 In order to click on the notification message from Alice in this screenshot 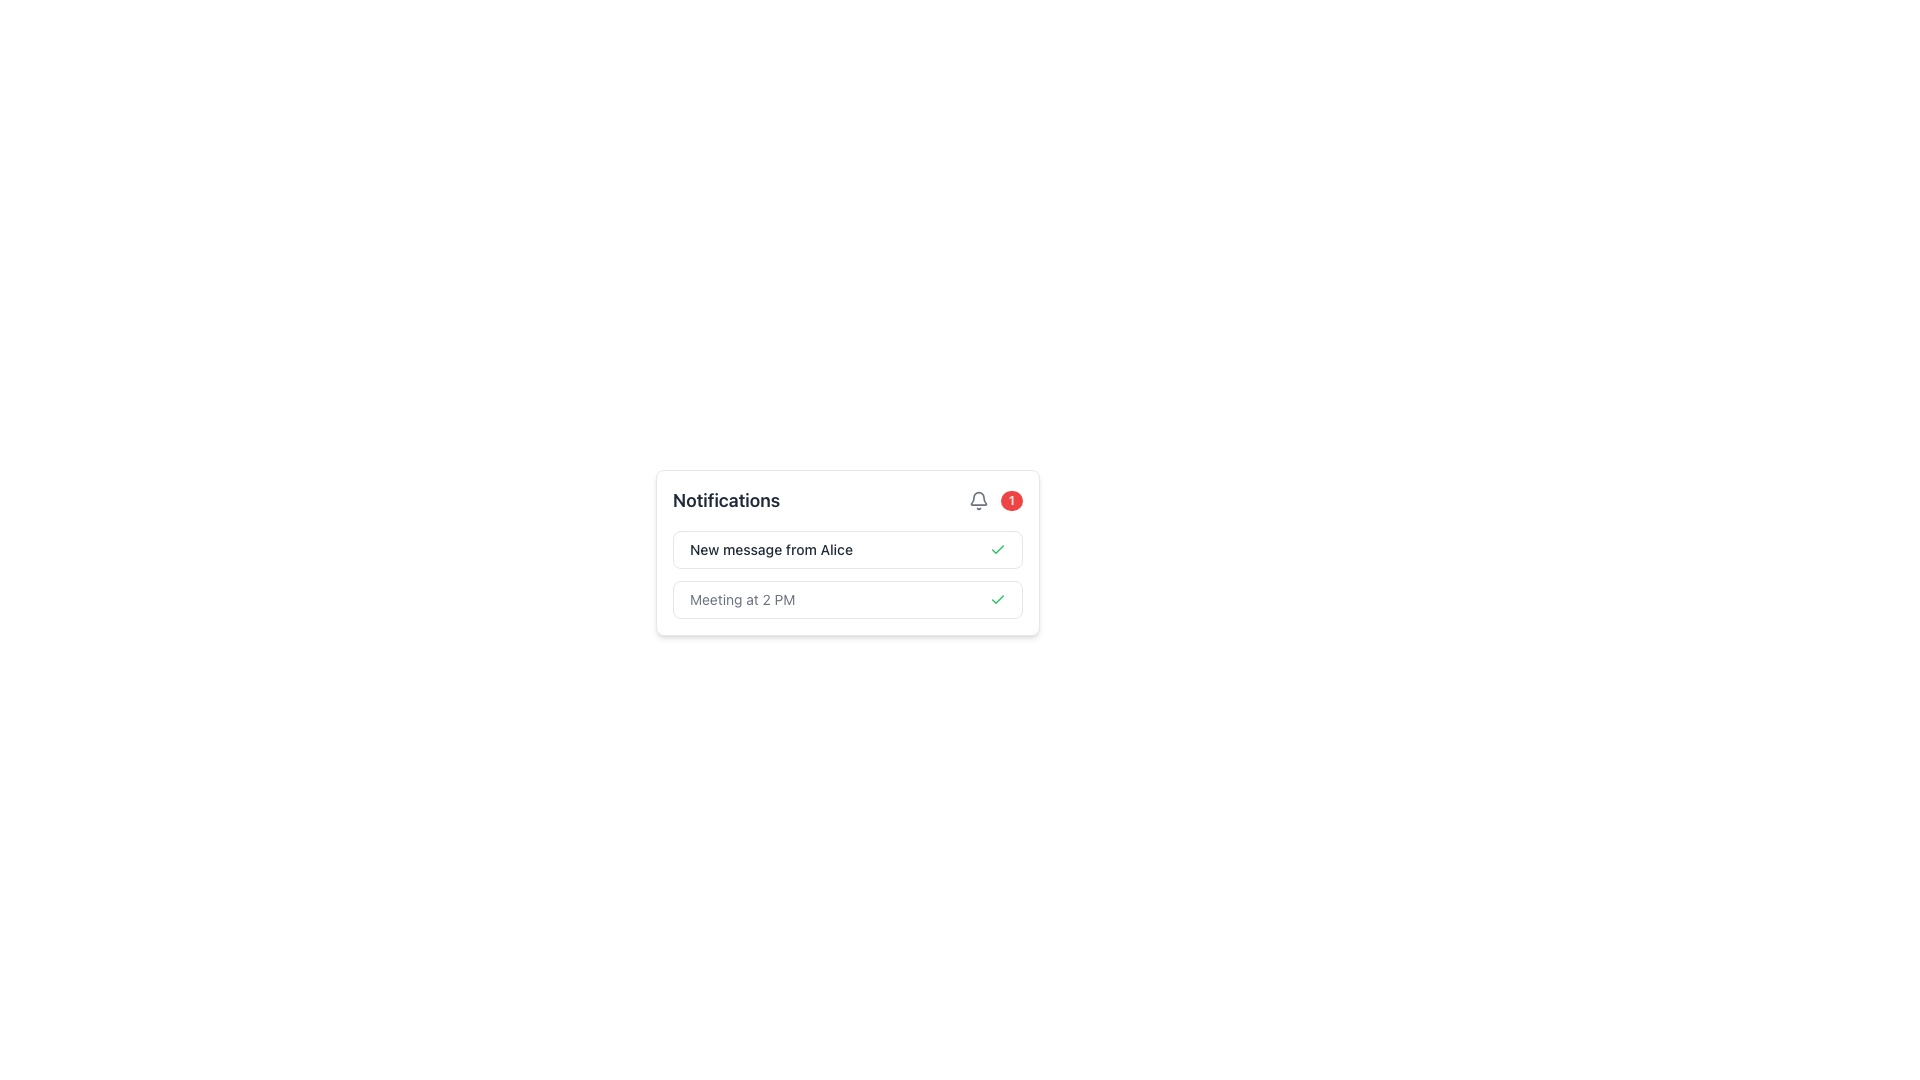, I will do `click(848, 550)`.